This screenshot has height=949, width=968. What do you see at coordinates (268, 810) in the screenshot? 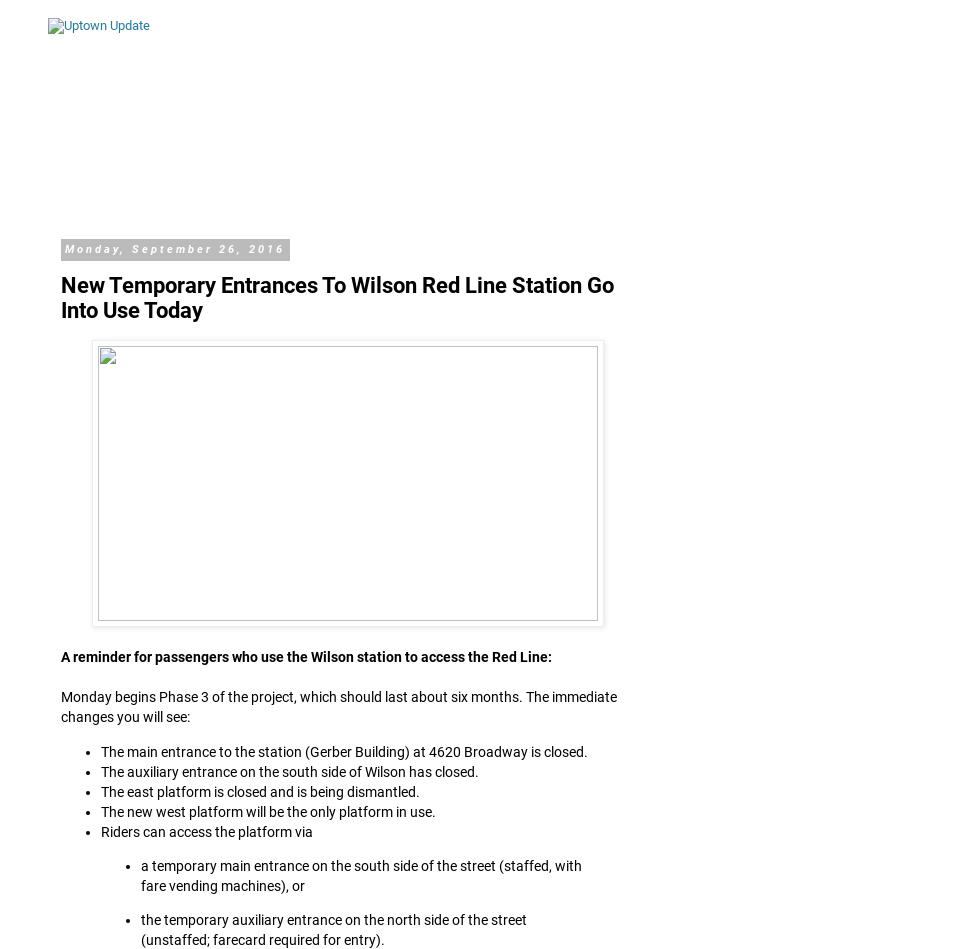
I see `'The new west platform will be the only platform in use.'` at bounding box center [268, 810].